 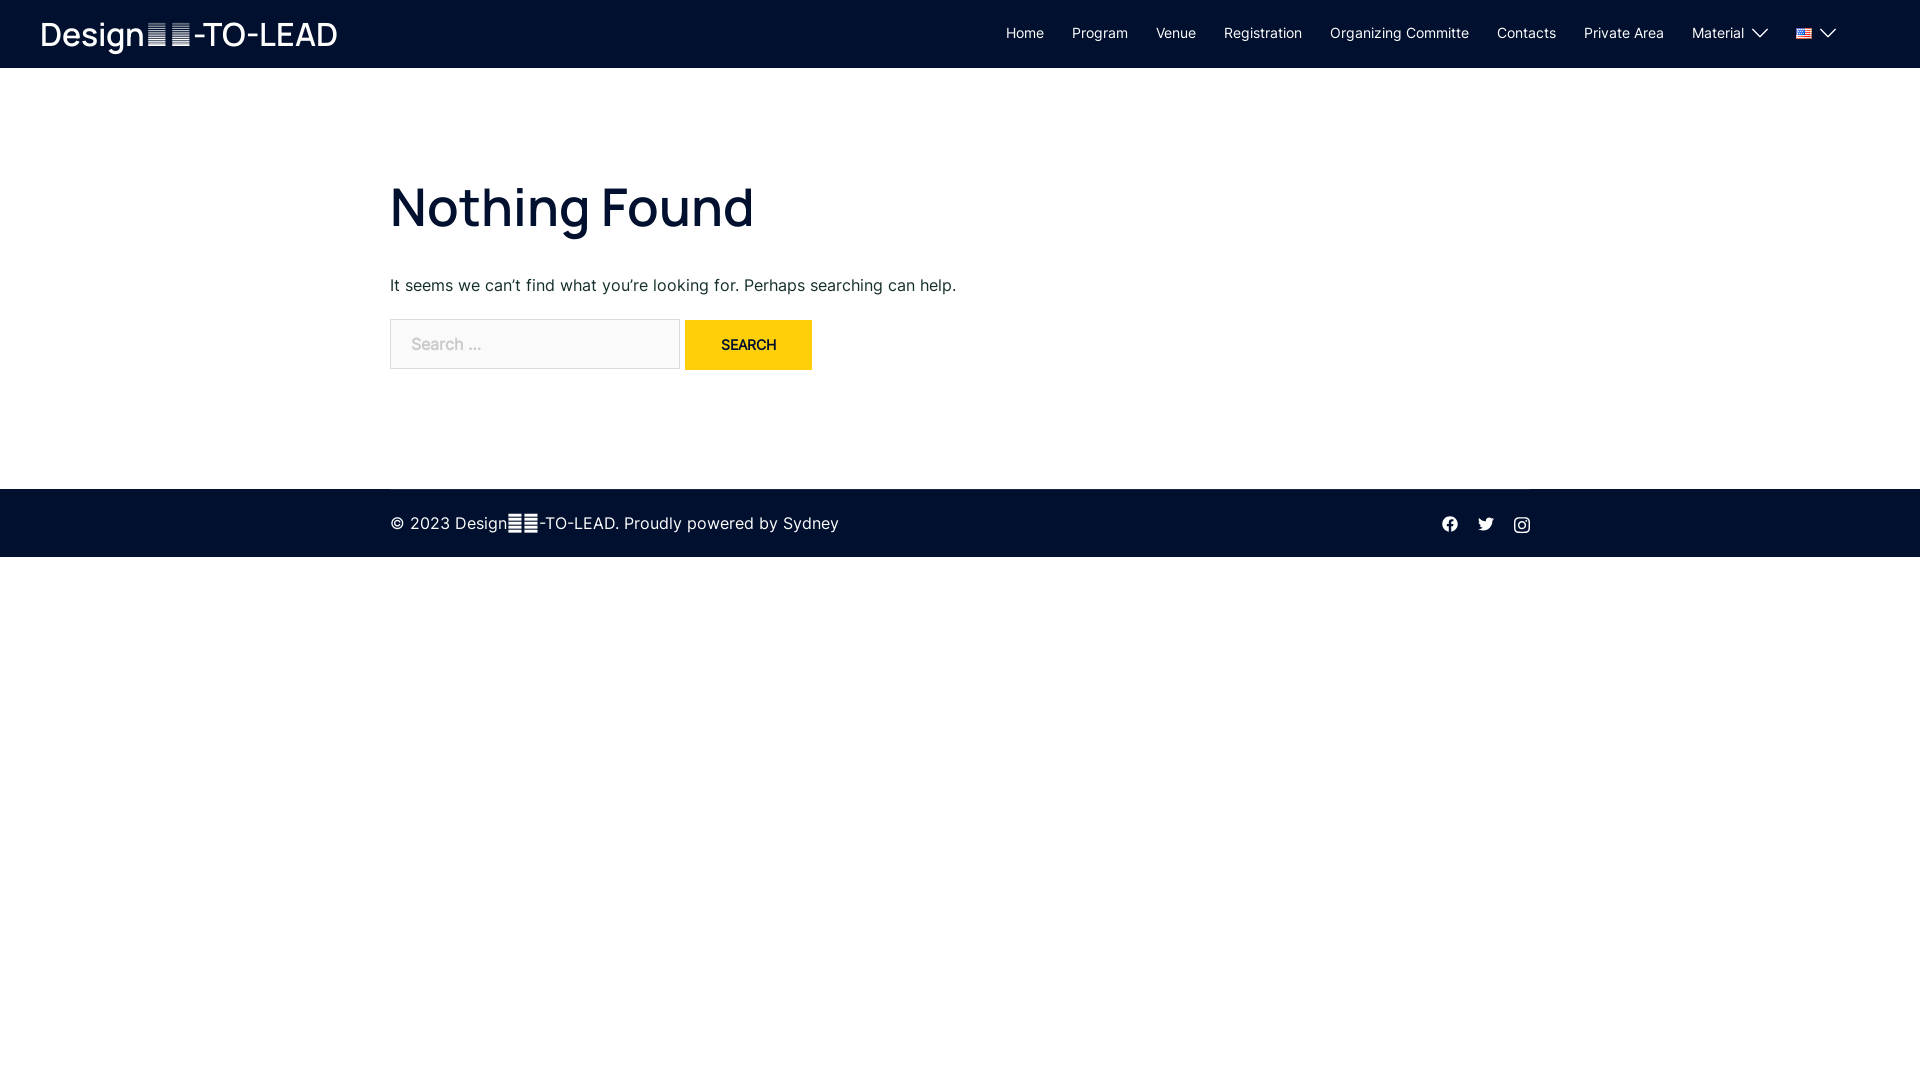 I want to click on 'Private Area', so click(x=1623, y=33).